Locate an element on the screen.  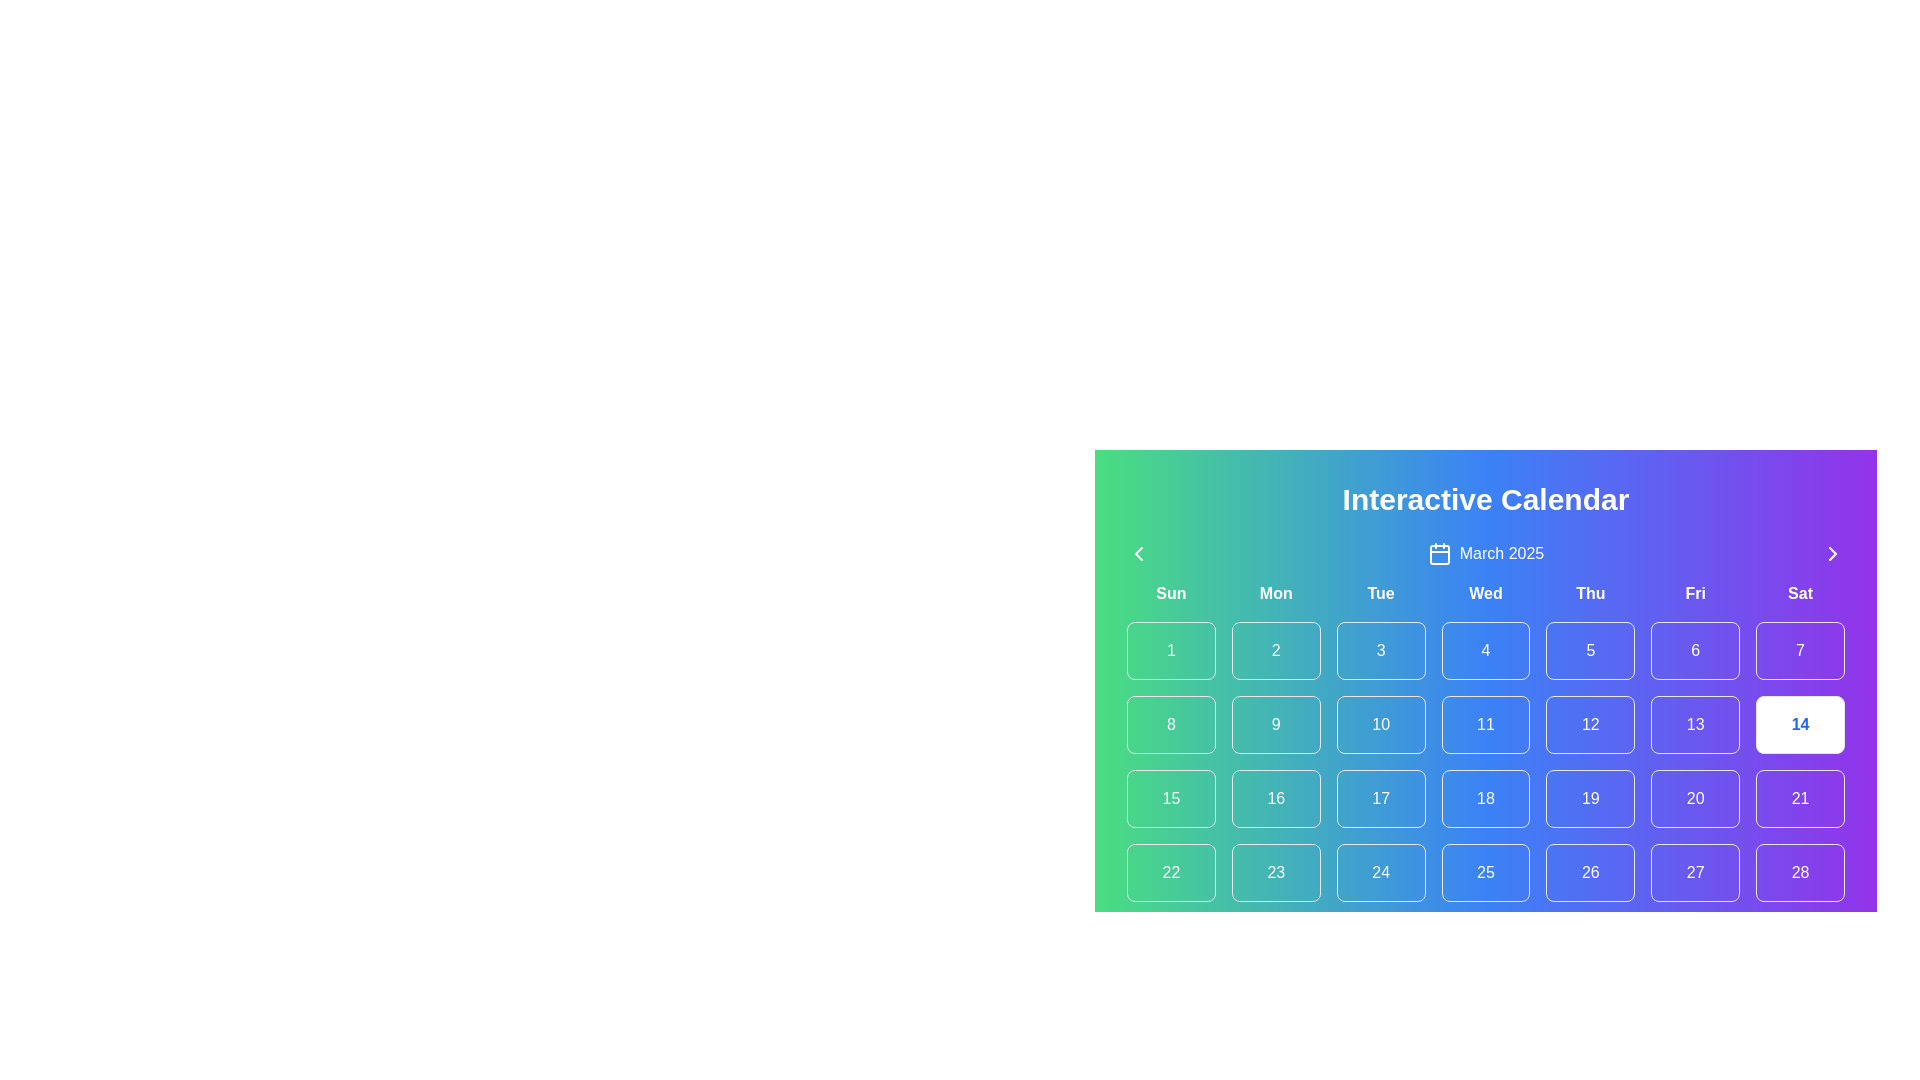
the '26th' date button in the calendar interface is located at coordinates (1589, 871).